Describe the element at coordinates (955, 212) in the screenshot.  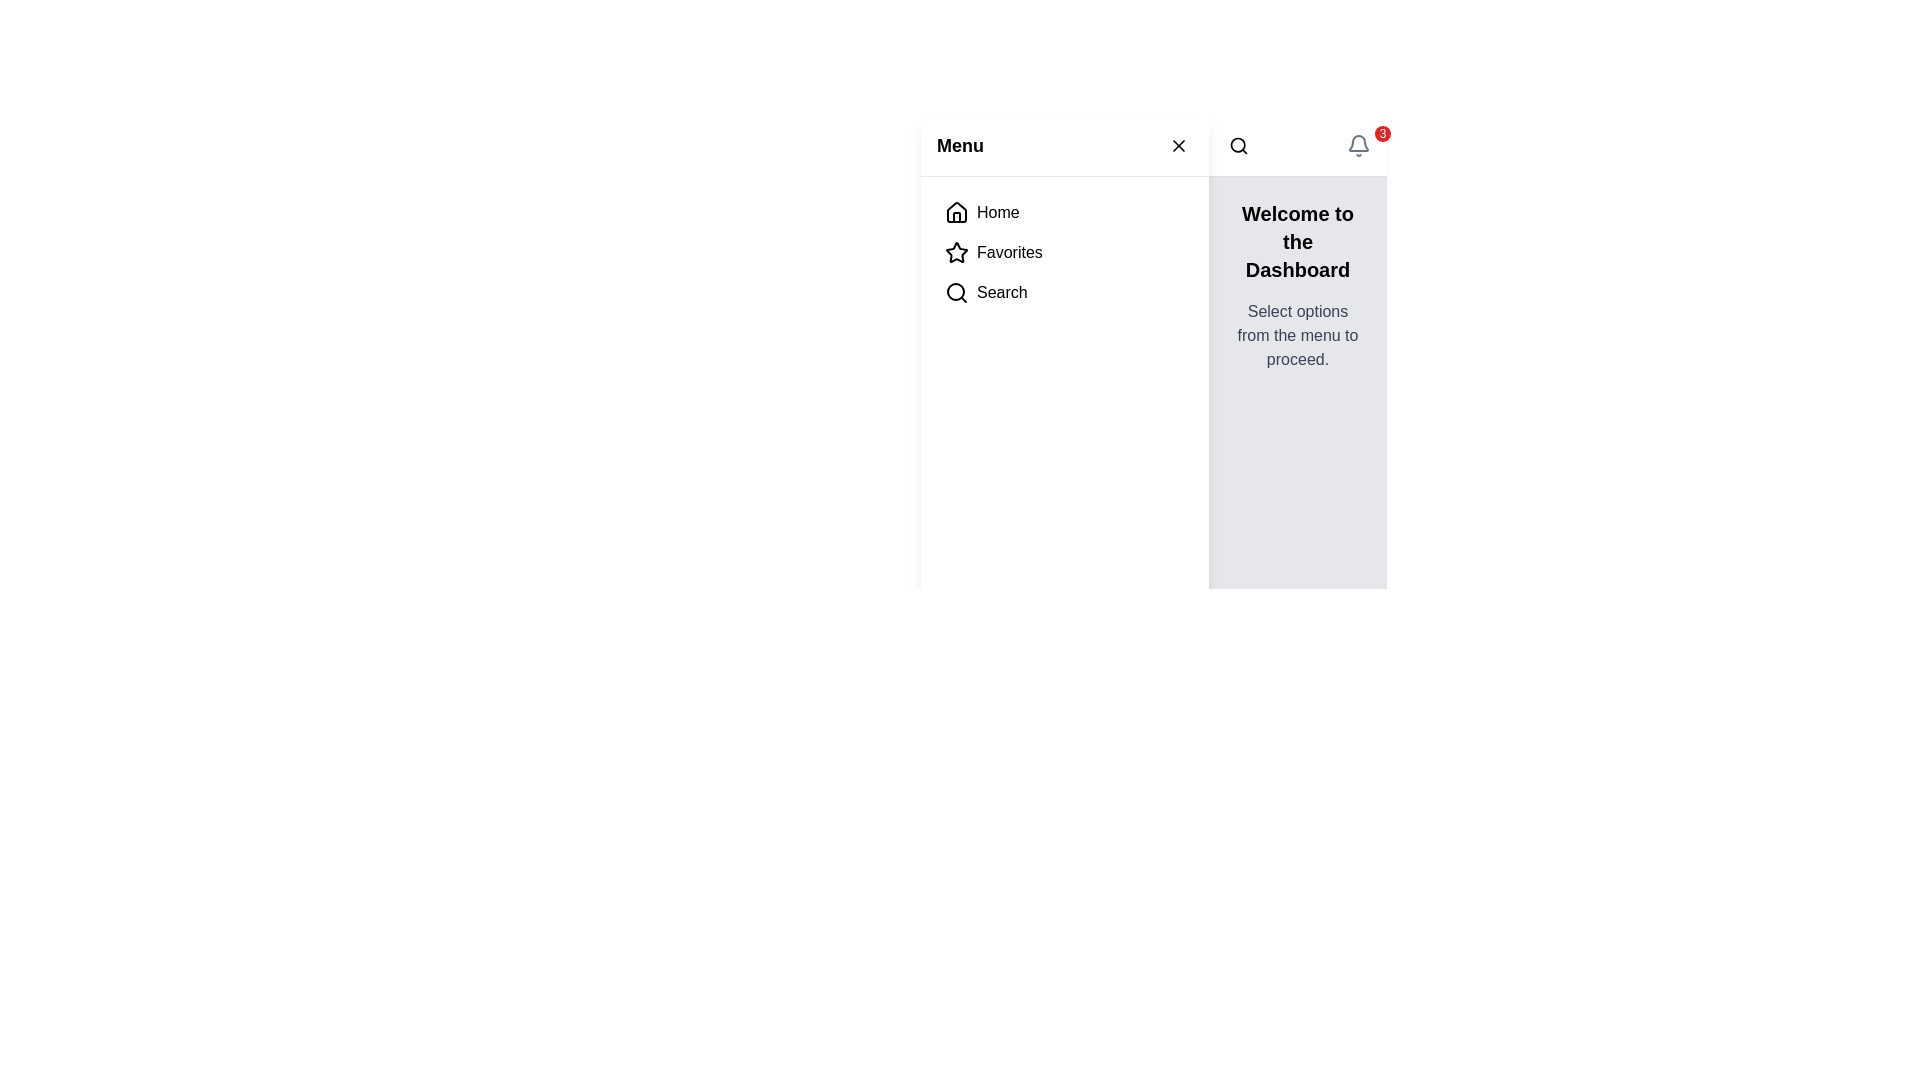
I see `the 'Home' menu icon, which is the first icon in the vertical list of menu items on the left side of the interface` at that location.